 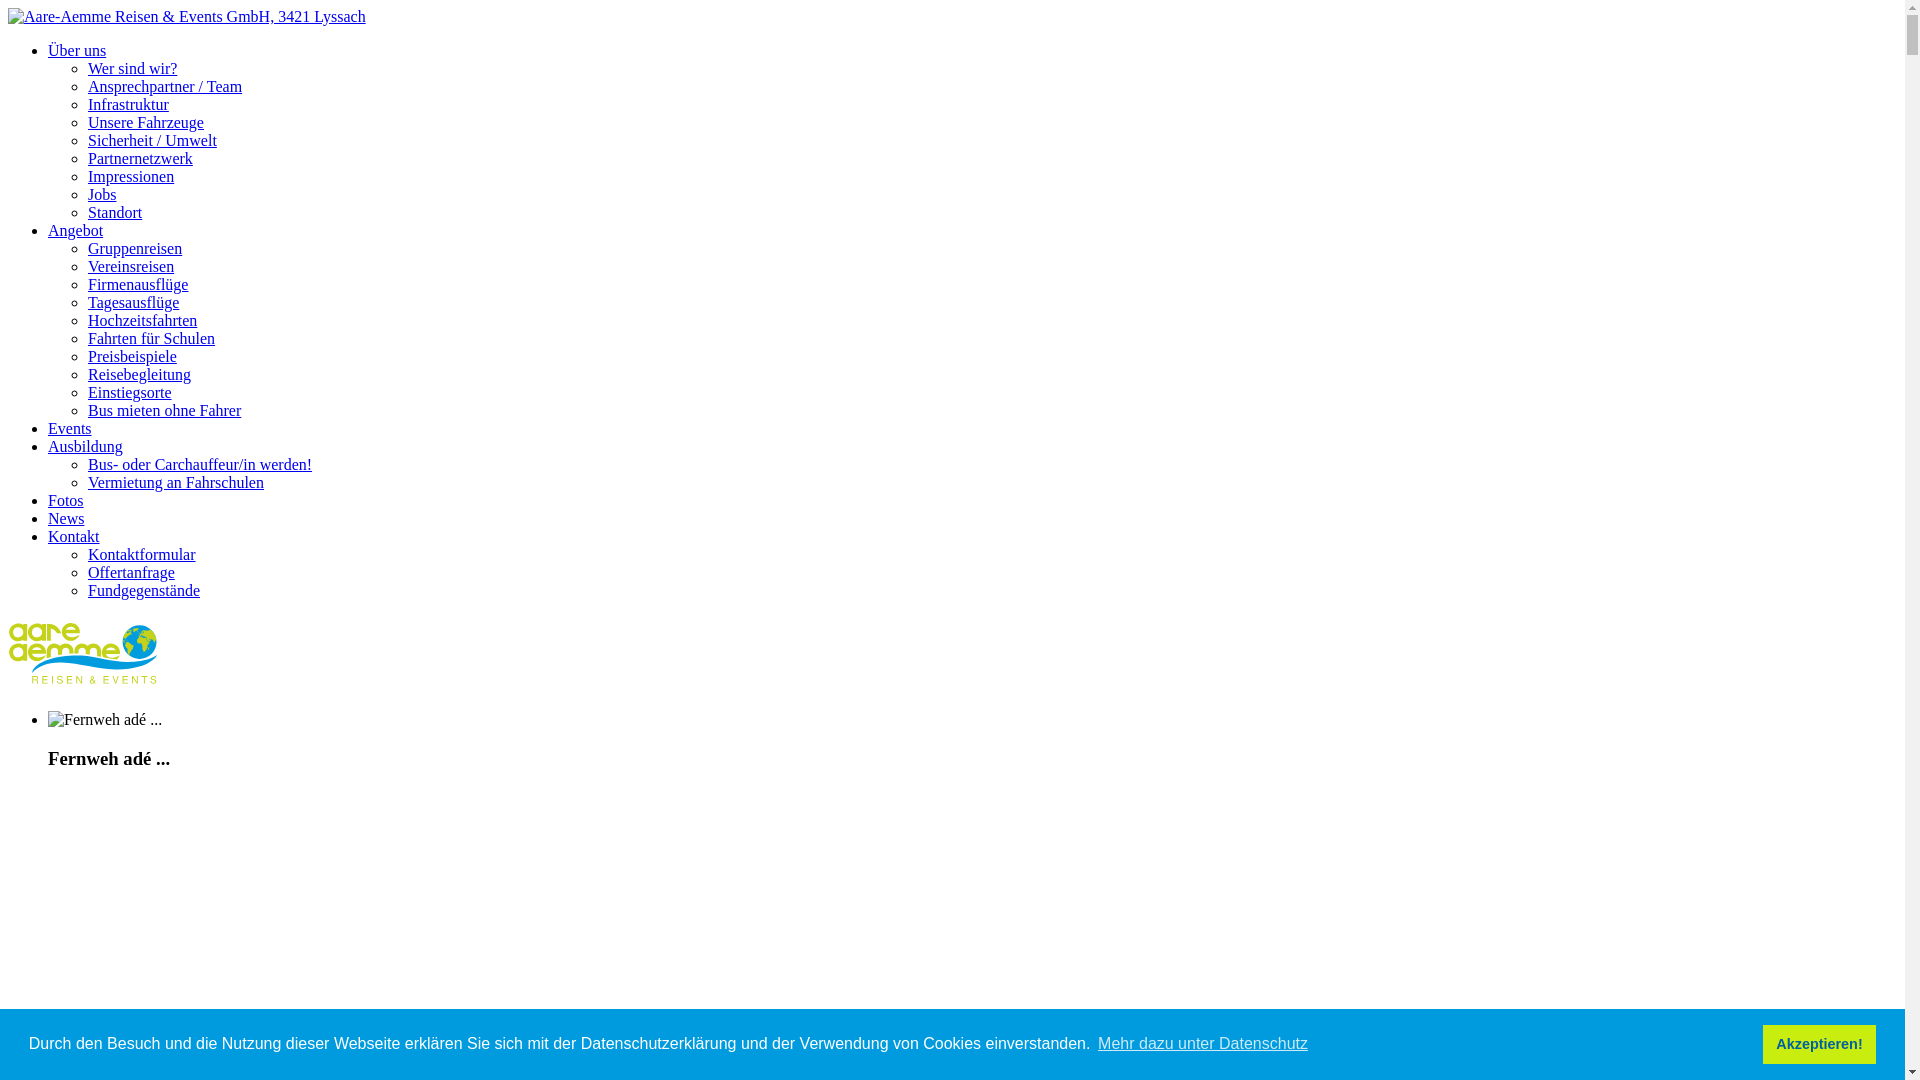 What do you see at coordinates (131, 355) in the screenshot?
I see `'Preisbeispiele'` at bounding box center [131, 355].